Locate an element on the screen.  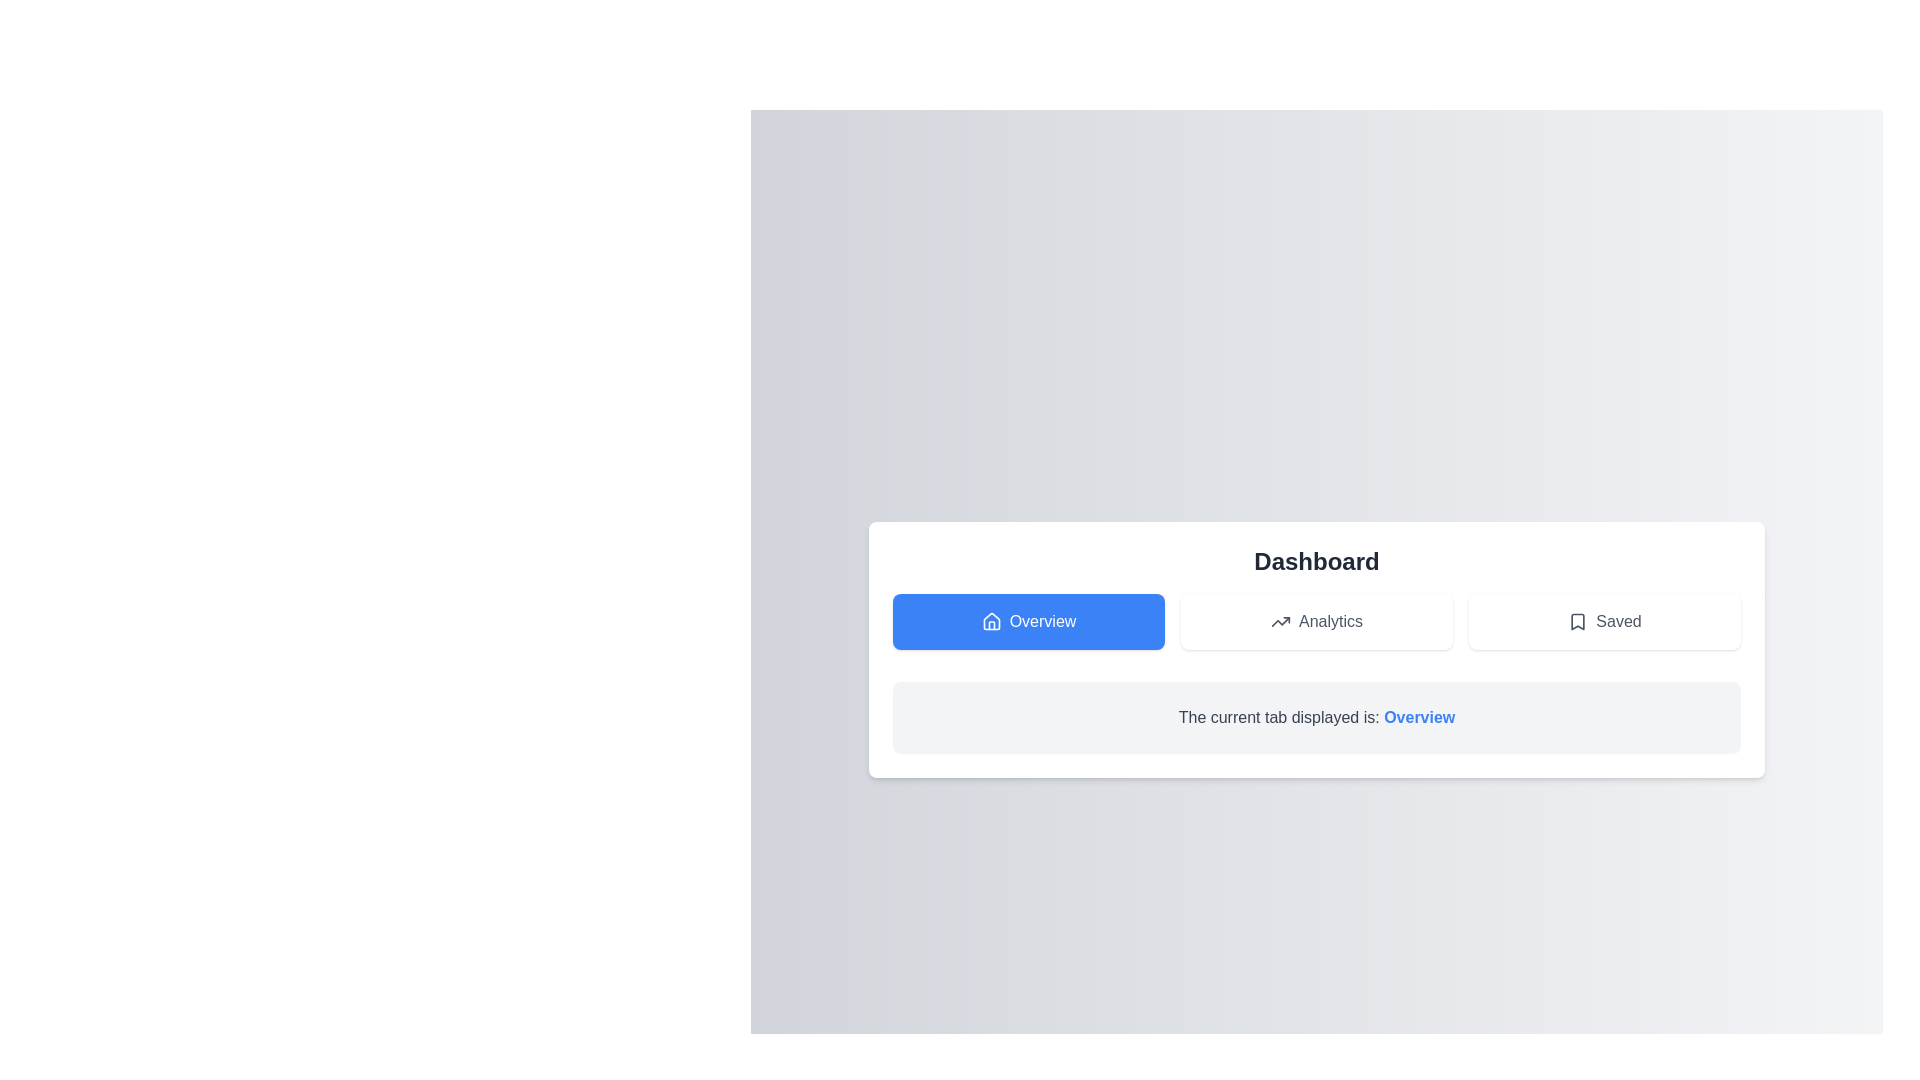
the 'Overview' text label, which is displayed in bold blue font and serves as an emphasis or link, located below the title 'Dashboard' is located at coordinates (1418, 716).